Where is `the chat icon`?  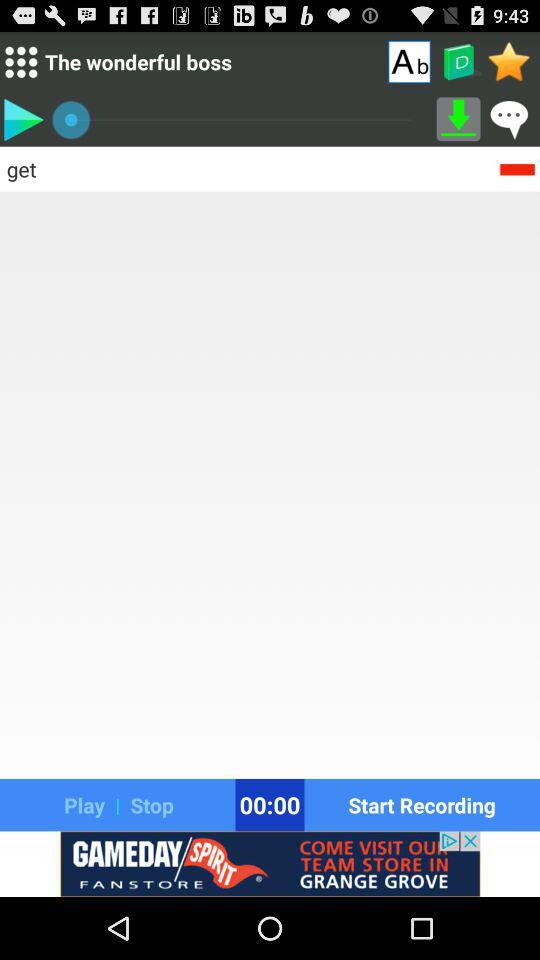 the chat icon is located at coordinates (509, 126).